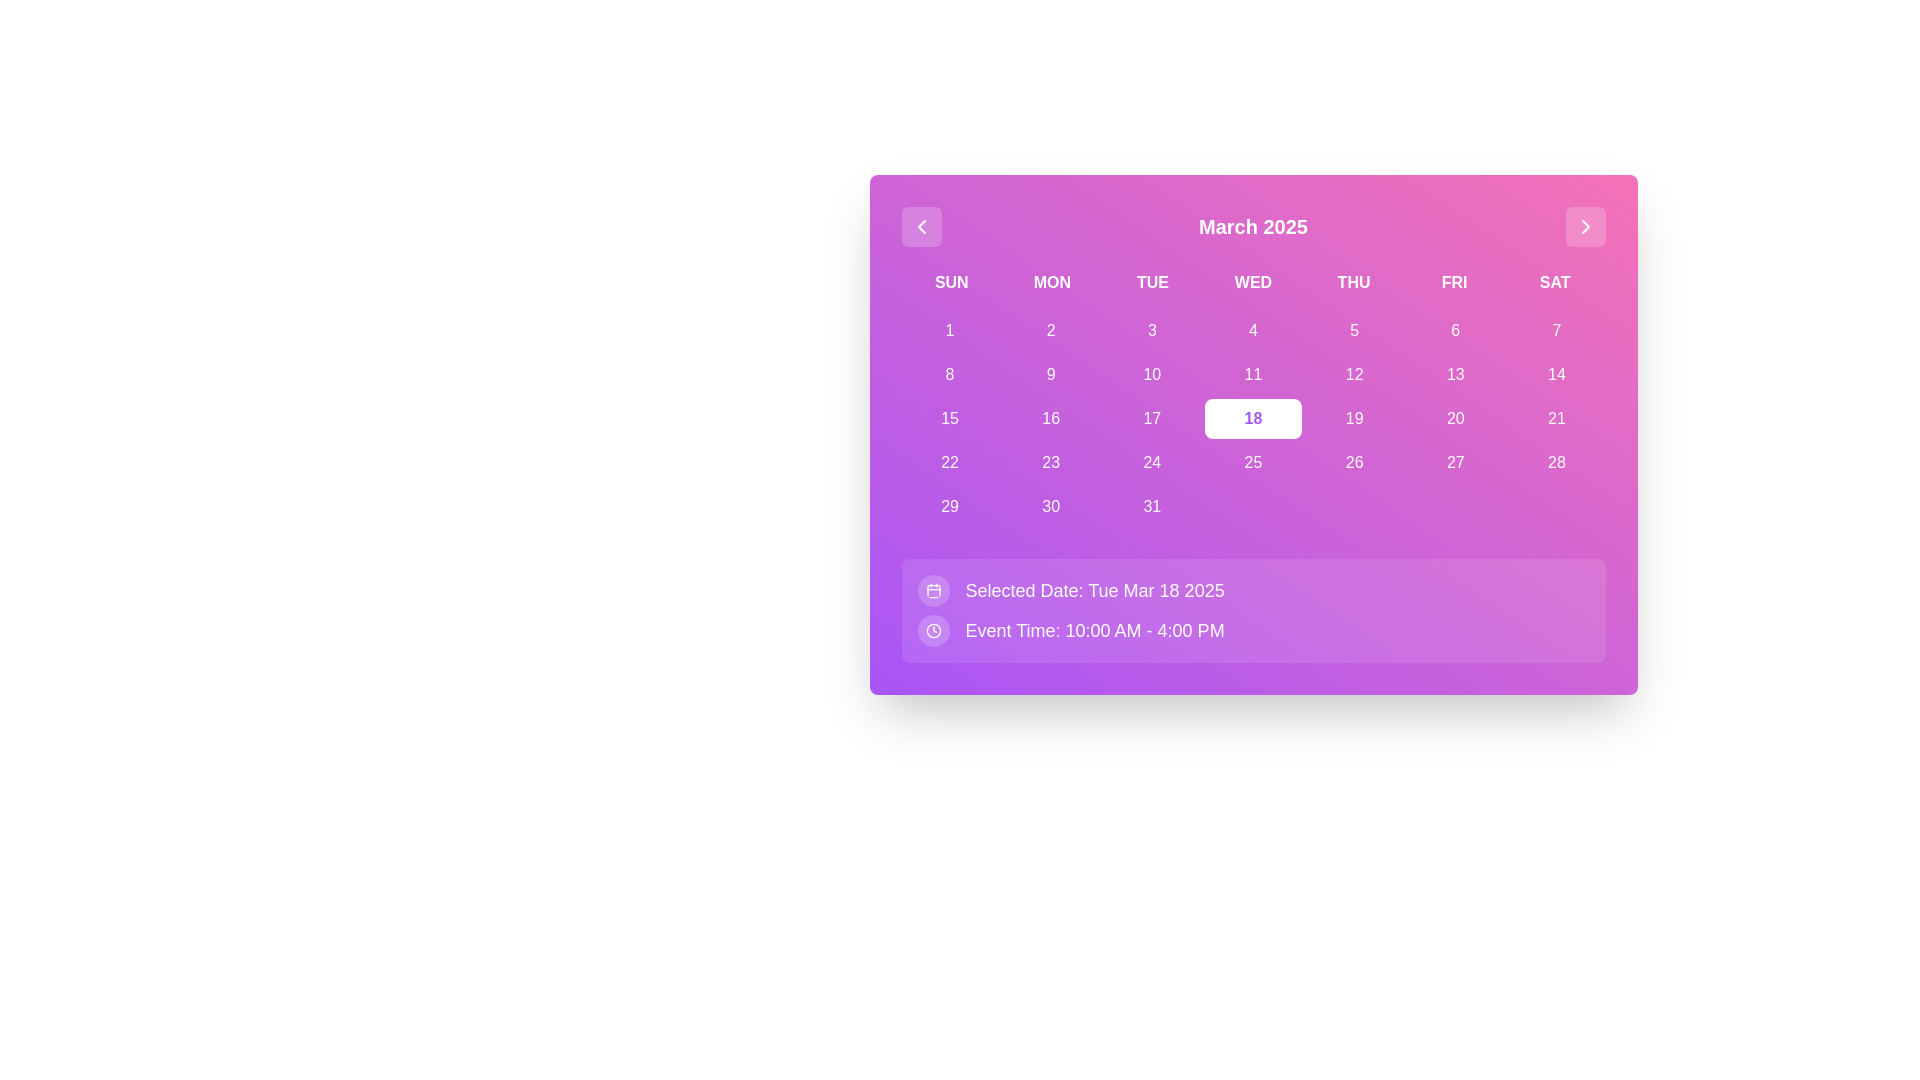 Image resolution: width=1920 pixels, height=1080 pixels. Describe the element at coordinates (1252, 418) in the screenshot. I see `the white rectangular button with rounded corners displaying the number '18', located in the third row and fourth column of the calendar grid for March 2025` at that location.